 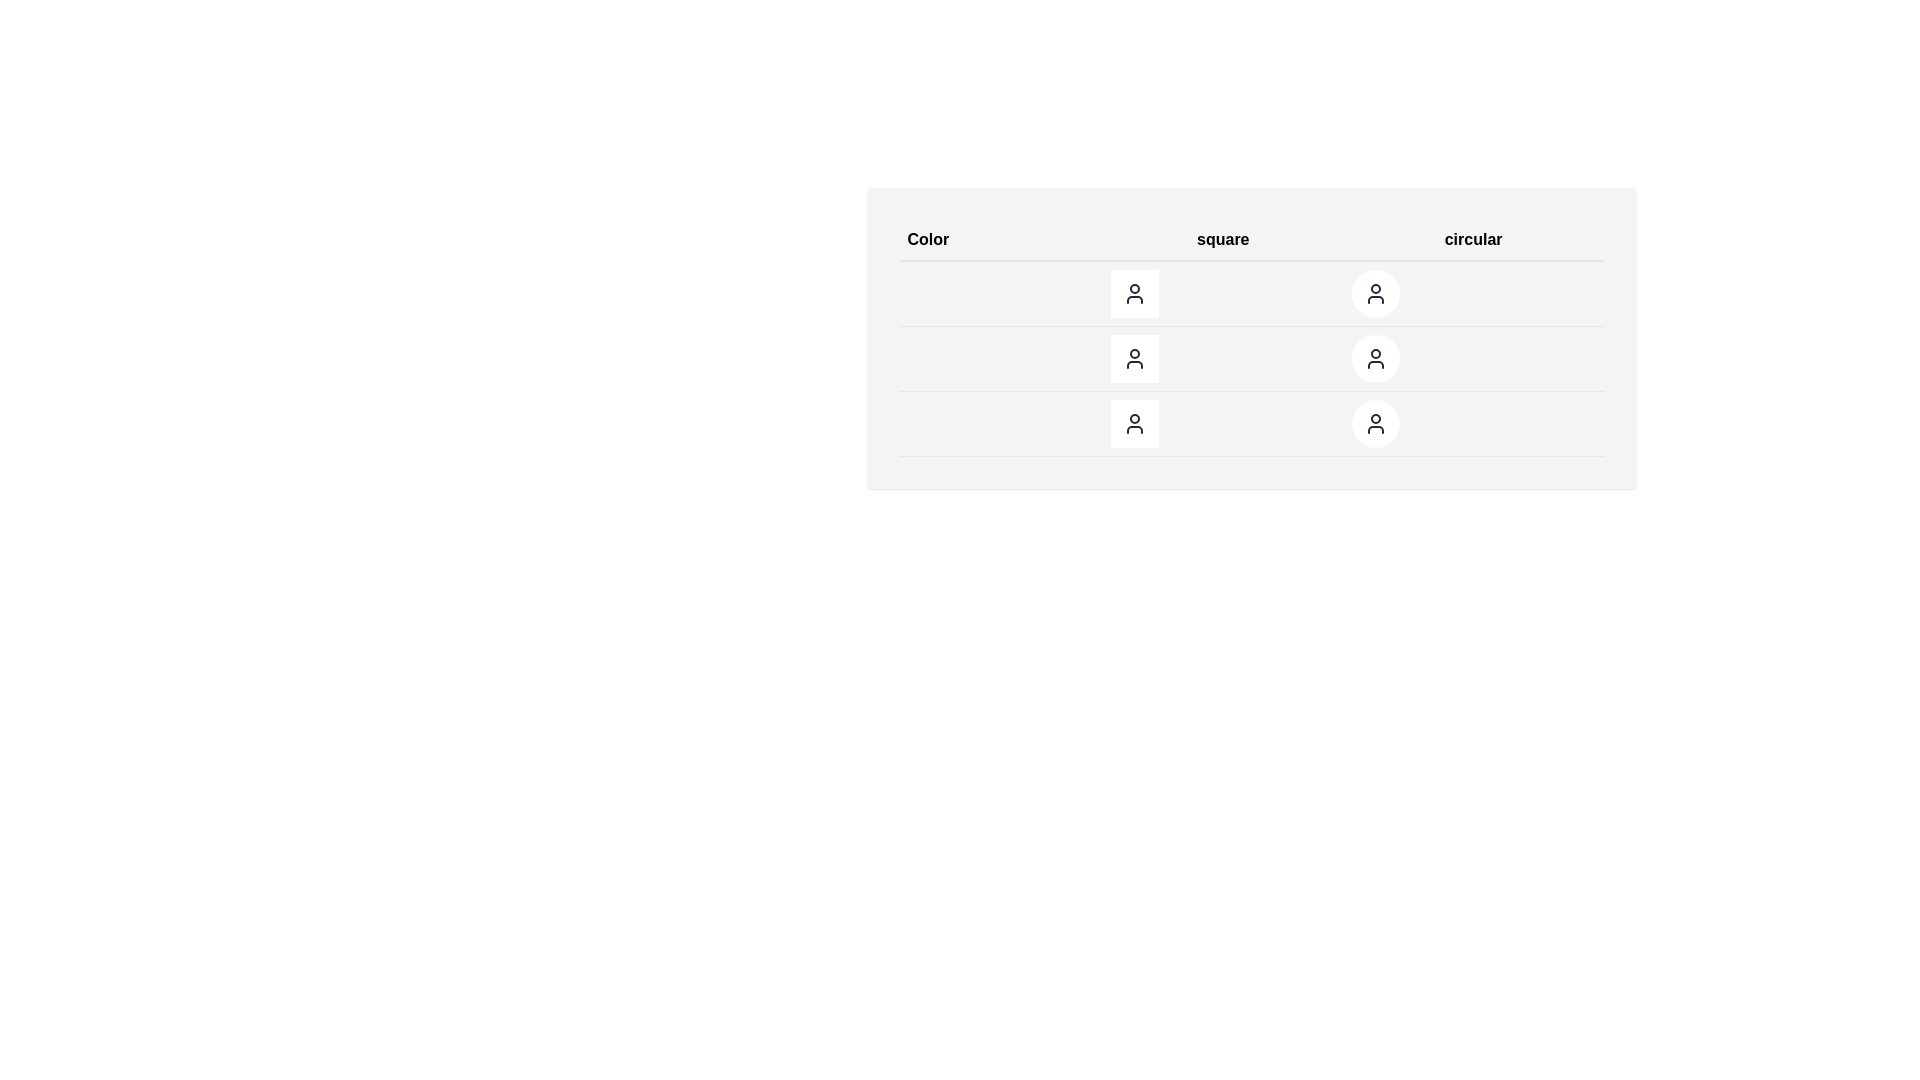 I want to click on the middle row in the table-like structure that contains user-related icons for 'square' and 'circular' columns, so click(x=1250, y=357).